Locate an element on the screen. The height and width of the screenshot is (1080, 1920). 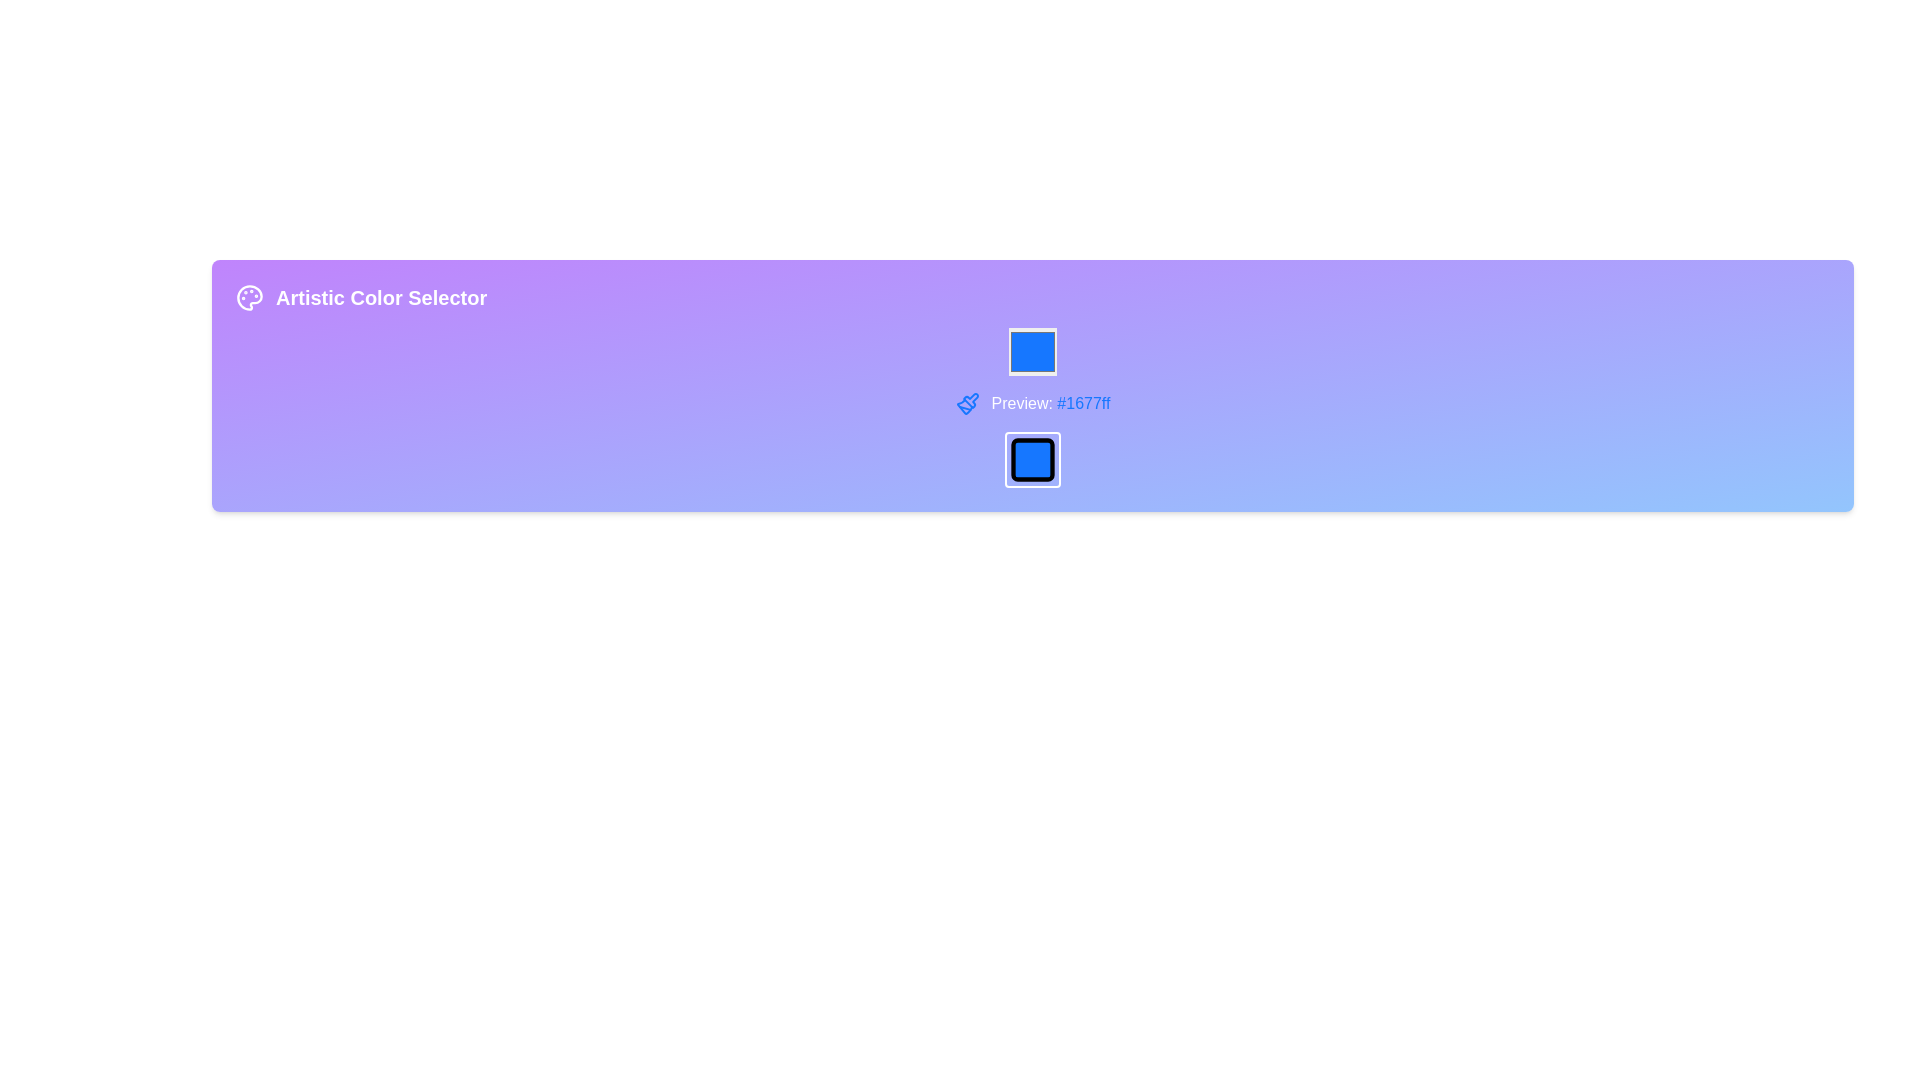
the paintbrush icon located to the left of the 'Preview: #1677ff' label, indicating a functionality related to colors or design is located at coordinates (967, 404).